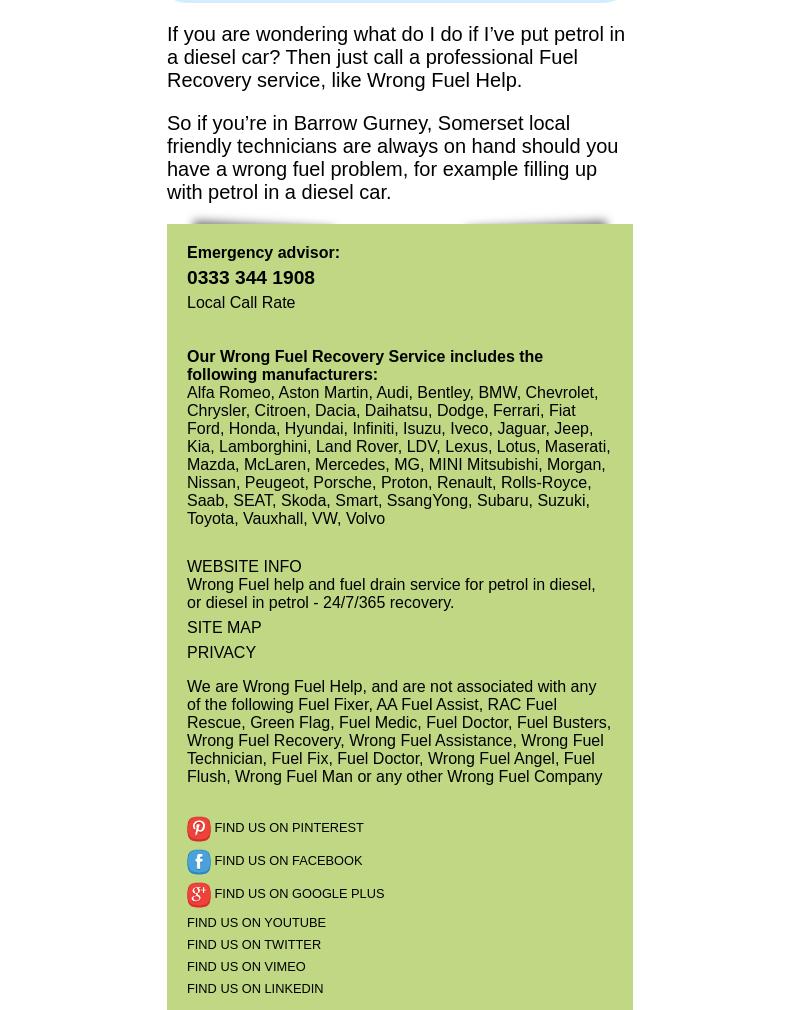  What do you see at coordinates (261, 250) in the screenshot?
I see `'Emergency advisor:'` at bounding box center [261, 250].